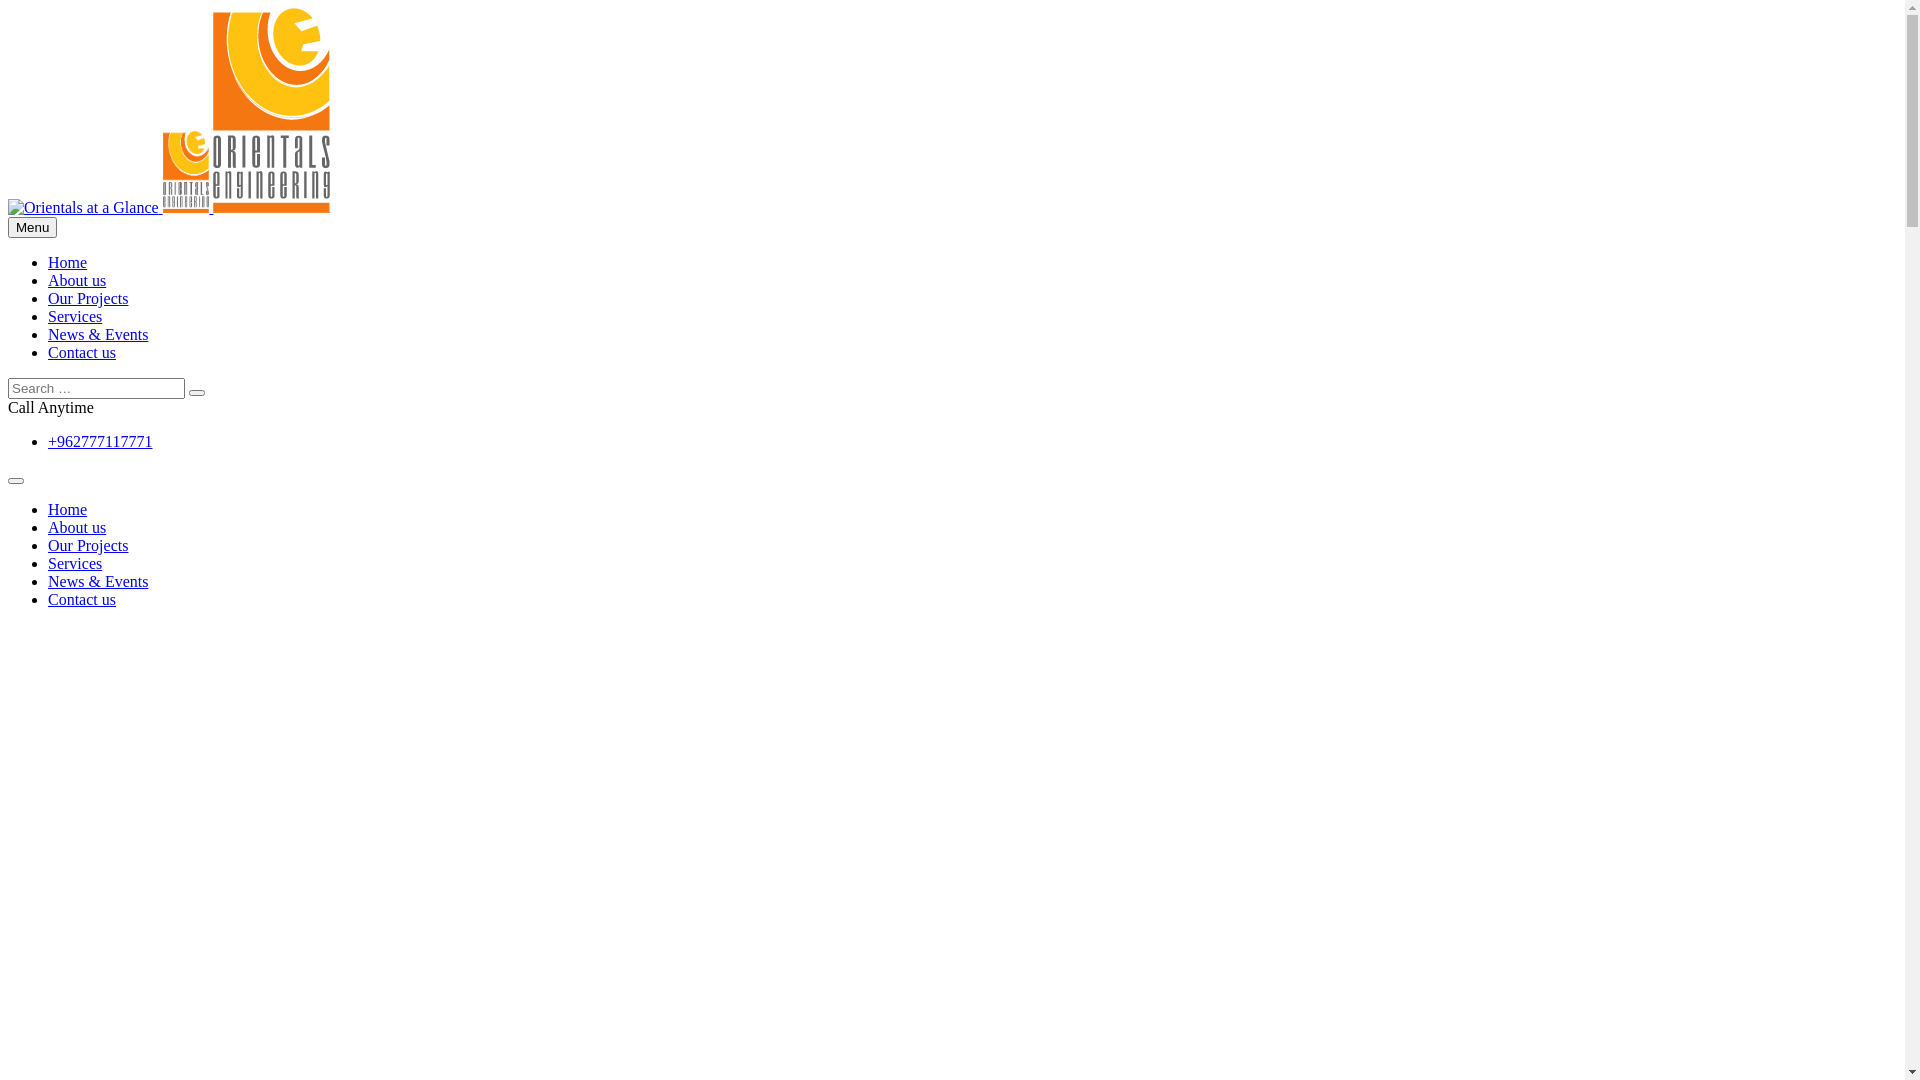  Describe the element at coordinates (76, 280) in the screenshot. I see `'About us'` at that location.